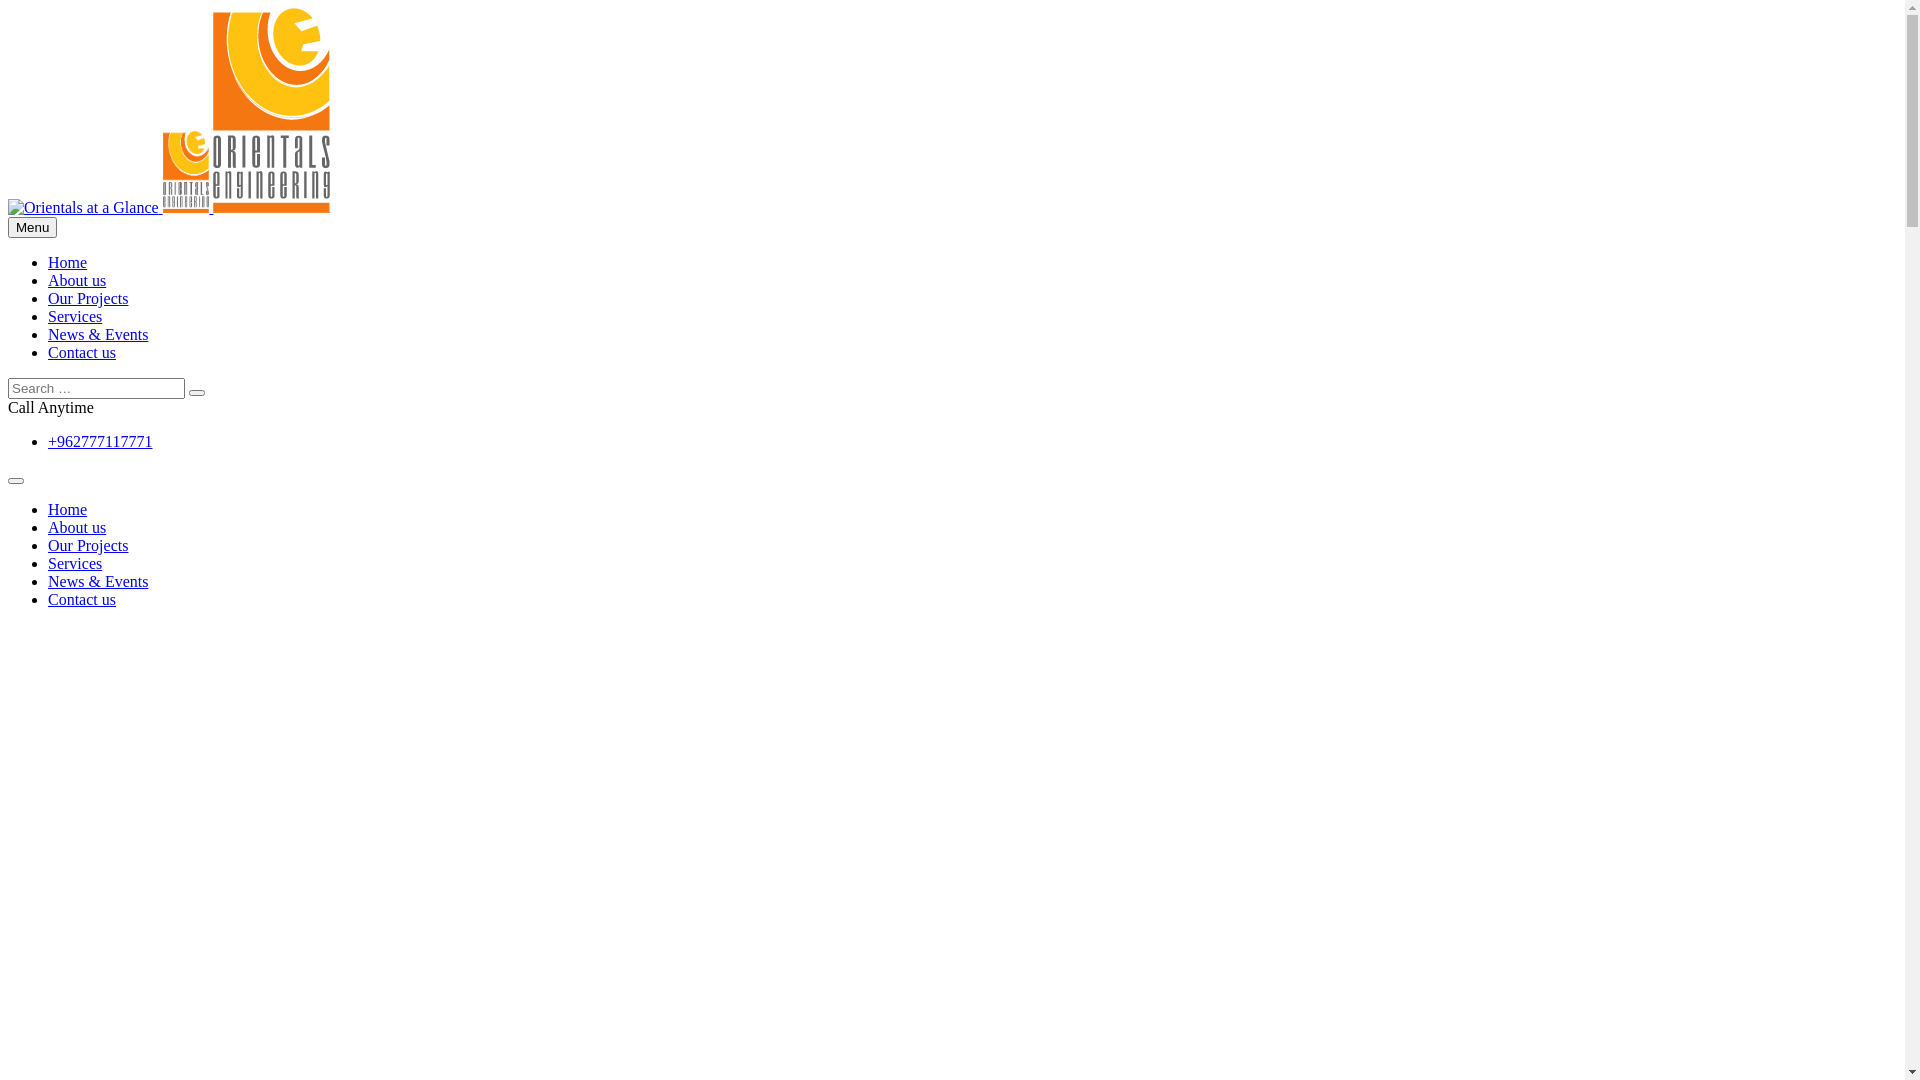  Describe the element at coordinates (76, 280) in the screenshot. I see `'About us'` at that location.